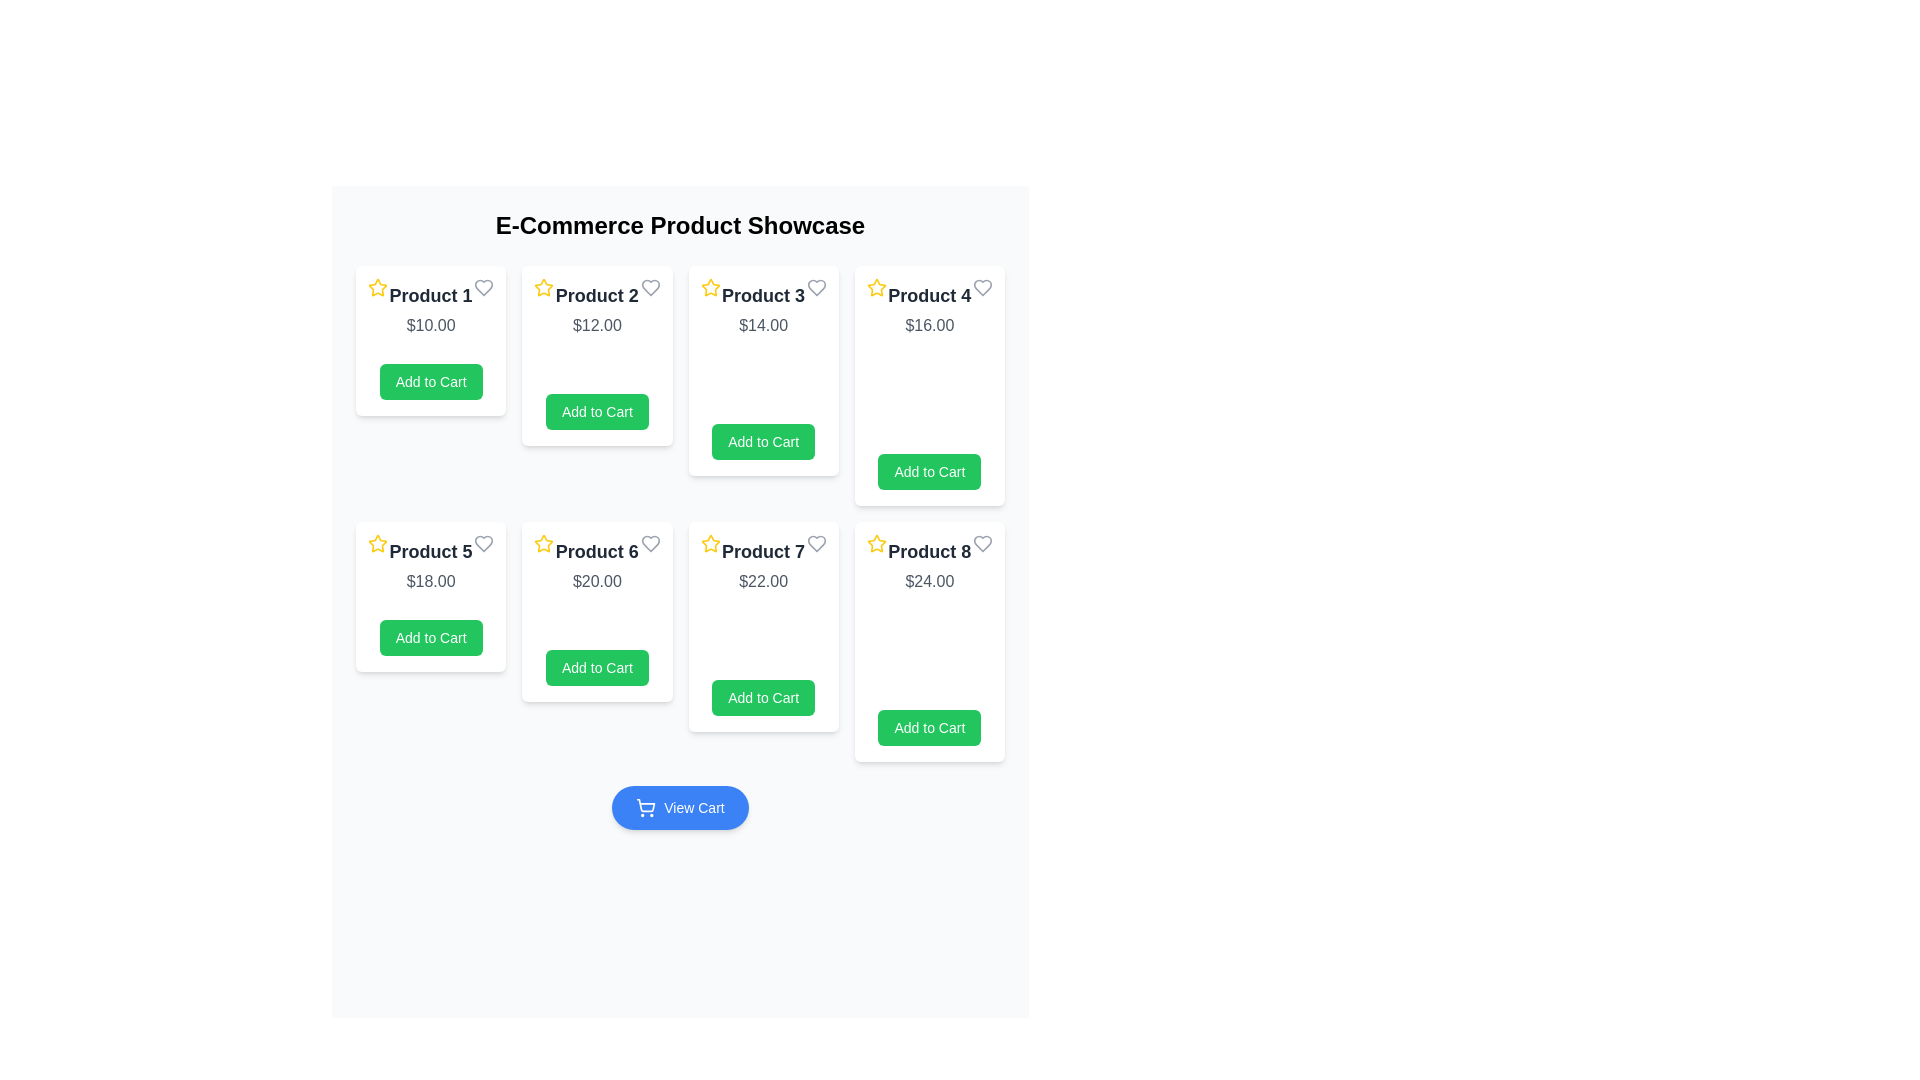  What do you see at coordinates (928, 325) in the screenshot?
I see `text displayed in the Text label showing the price '$16.00', which is located below the title 'Product 4' and above the 'Add to Cart' button in the fourth product card` at bounding box center [928, 325].